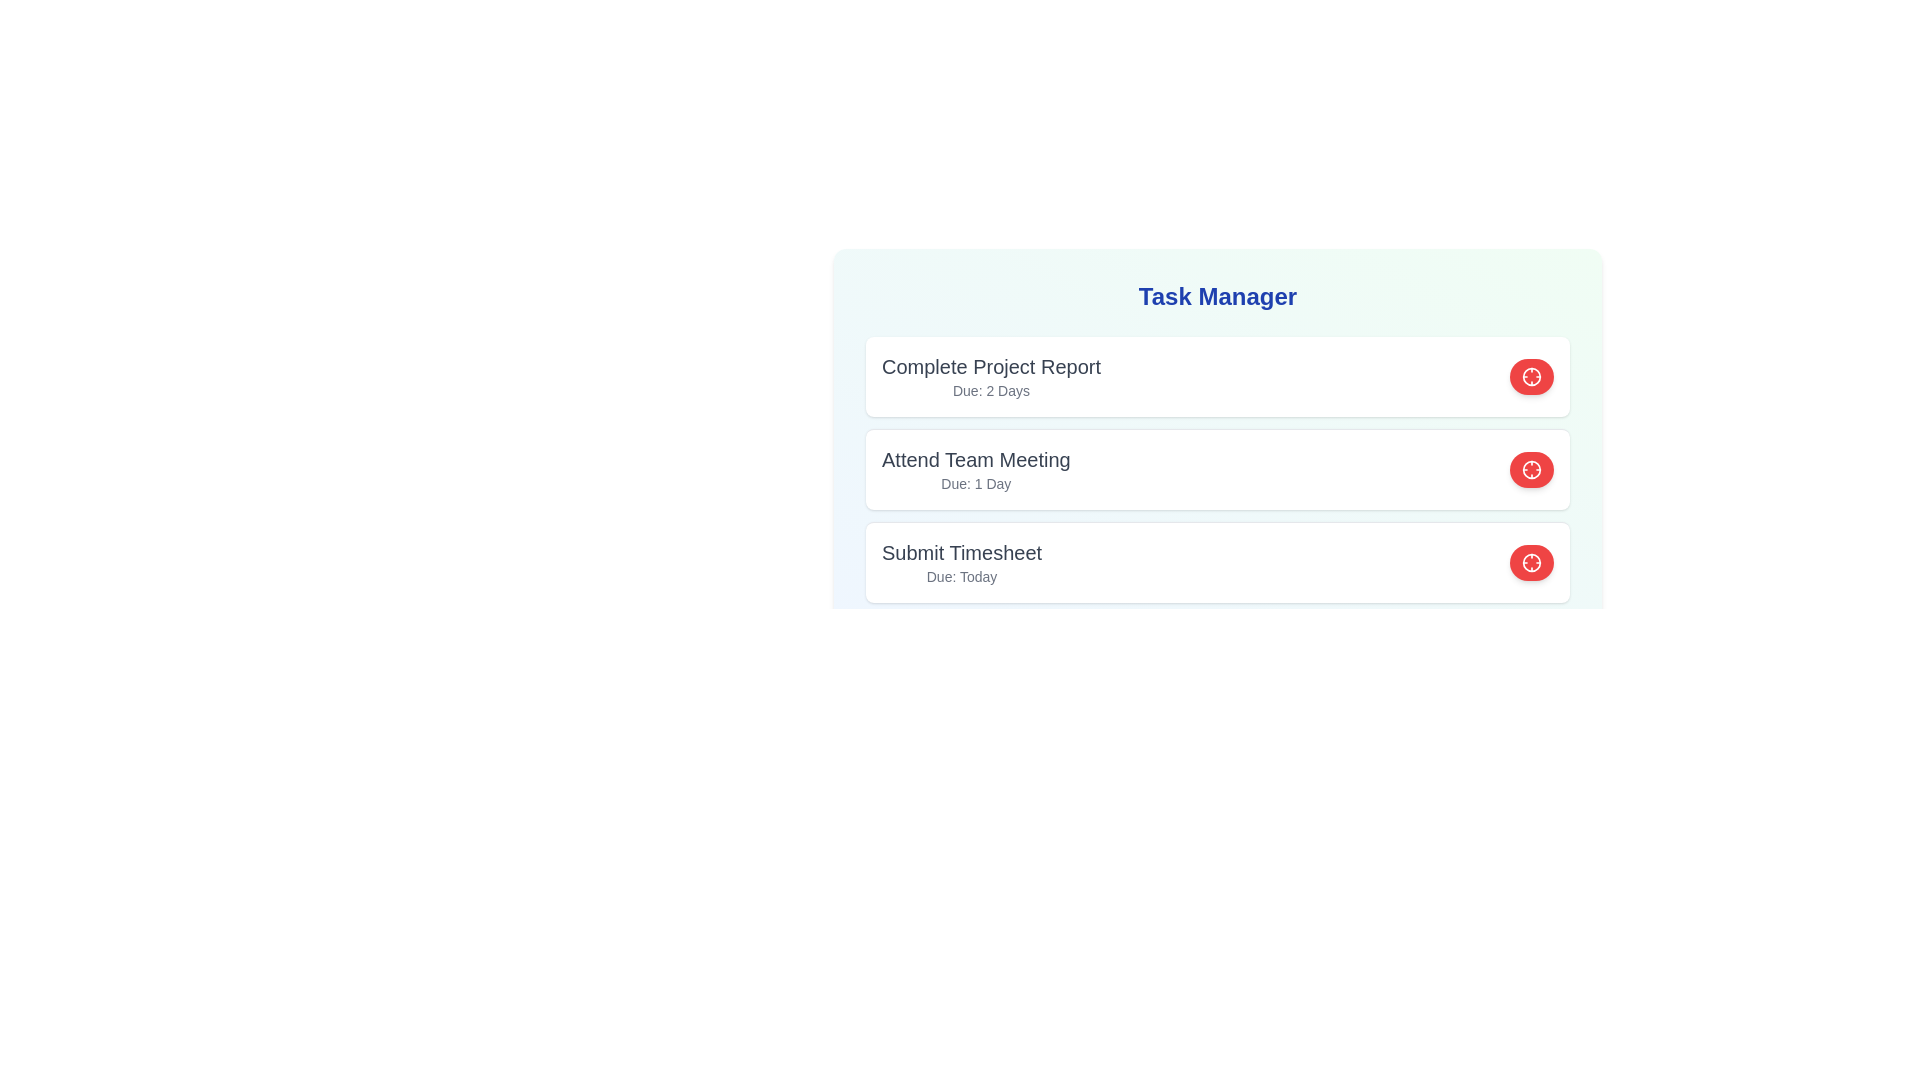 This screenshot has width=1920, height=1080. What do you see at coordinates (1530, 470) in the screenshot?
I see `the icon button located in the right section of the third task item card labeled 'Submit Timesheet' to interact with the task action` at bounding box center [1530, 470].